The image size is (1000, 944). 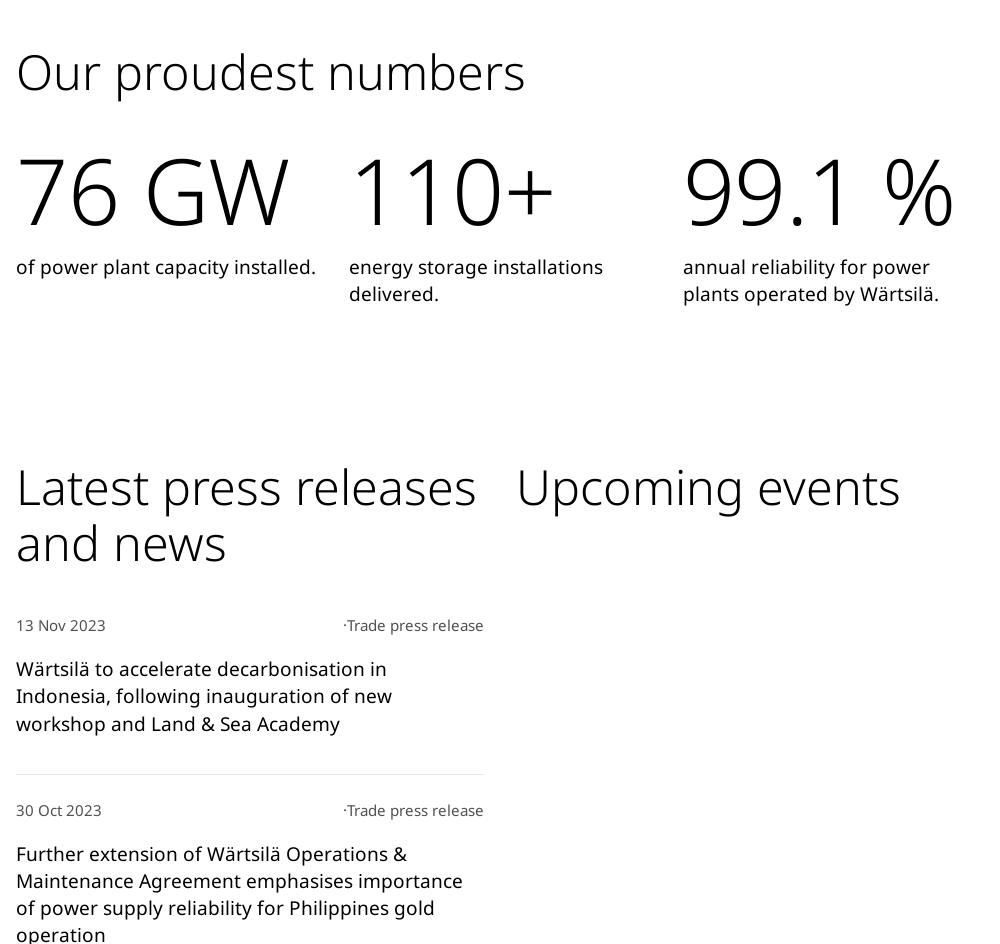 I want to click on 'Wärtsilä to accelerate decarbonisation in Indonesia, following inauguration of new workshop and Land & Sea Academy', so click(x=16, y=695).